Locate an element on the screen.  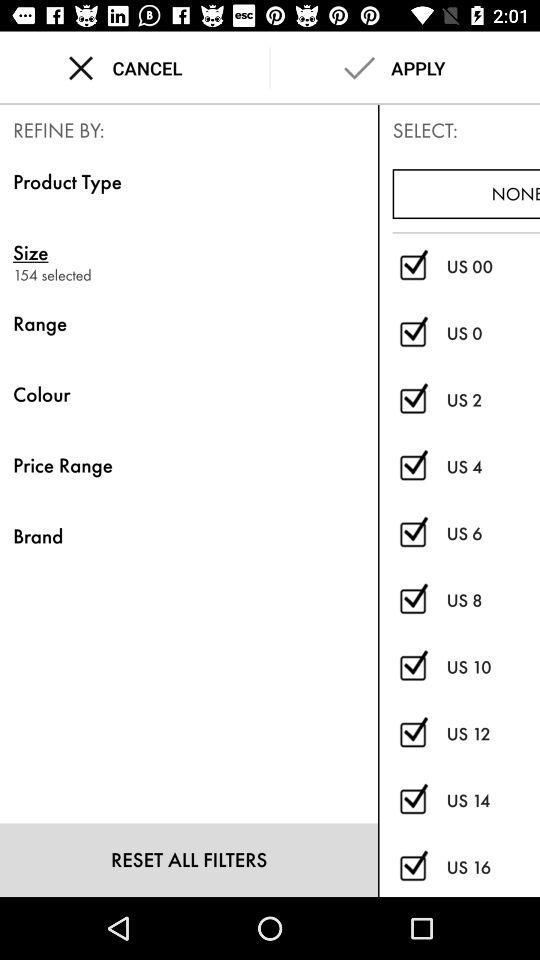
deselect search filter option is located at coordinates (412, 533).